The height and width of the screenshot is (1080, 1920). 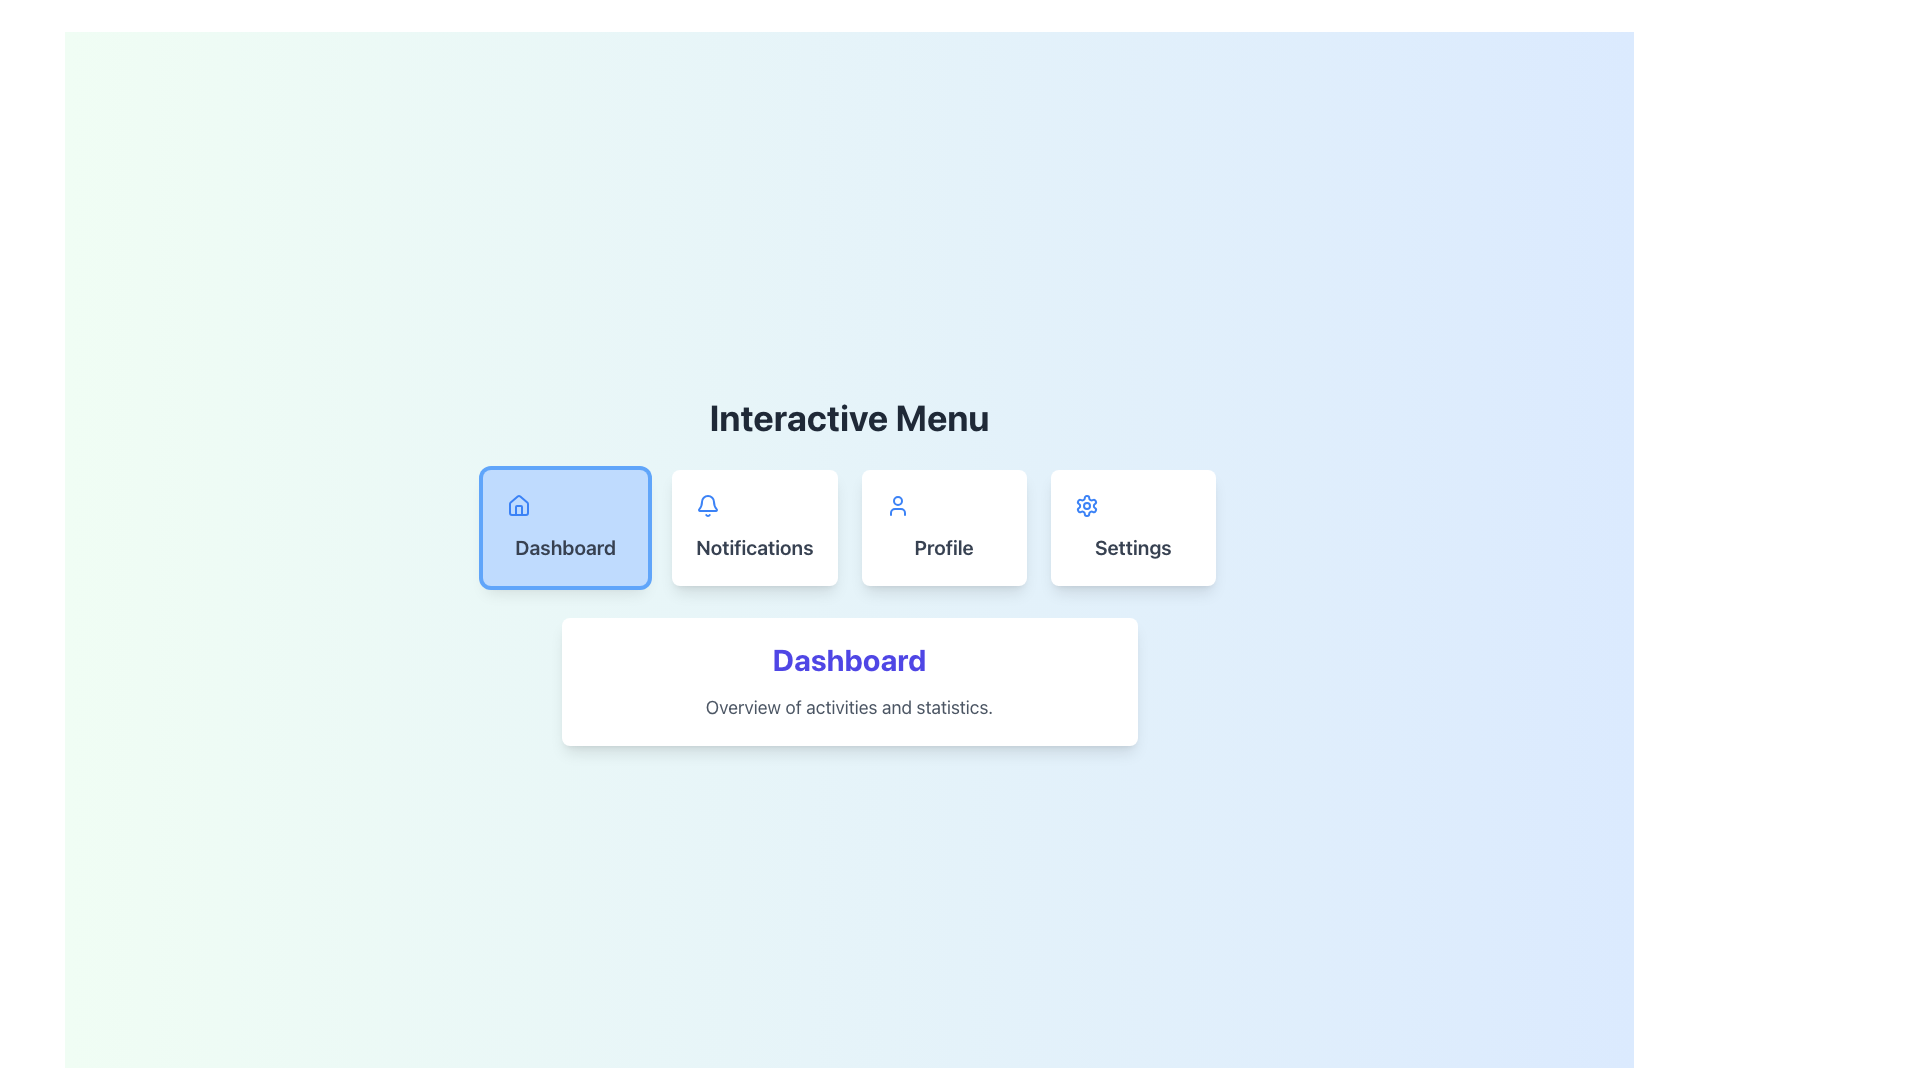 What do you see at coordinates (753, 547) in the screenshot?
I see `the 'Notifications' text label` at bounding box center [753, 547].